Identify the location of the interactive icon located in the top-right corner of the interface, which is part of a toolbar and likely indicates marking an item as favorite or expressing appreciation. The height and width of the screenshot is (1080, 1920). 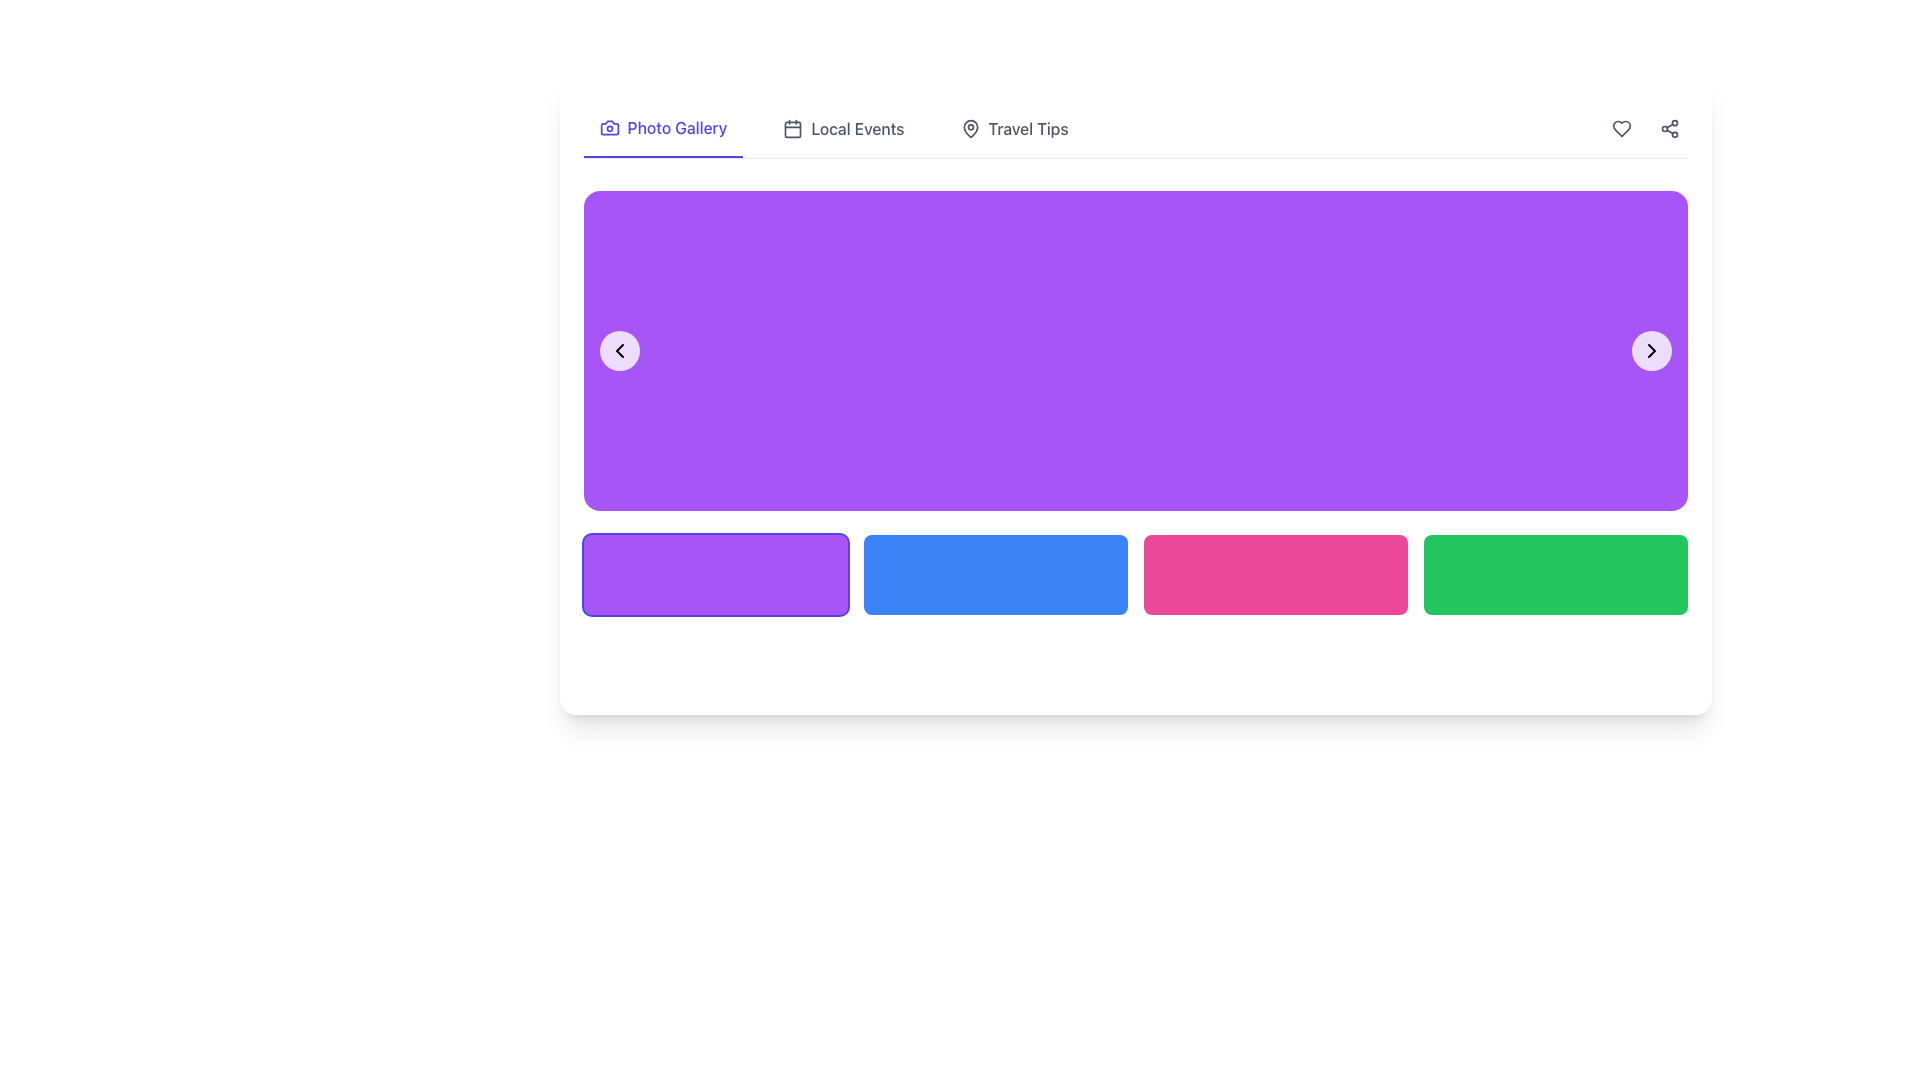
(1621, 128).